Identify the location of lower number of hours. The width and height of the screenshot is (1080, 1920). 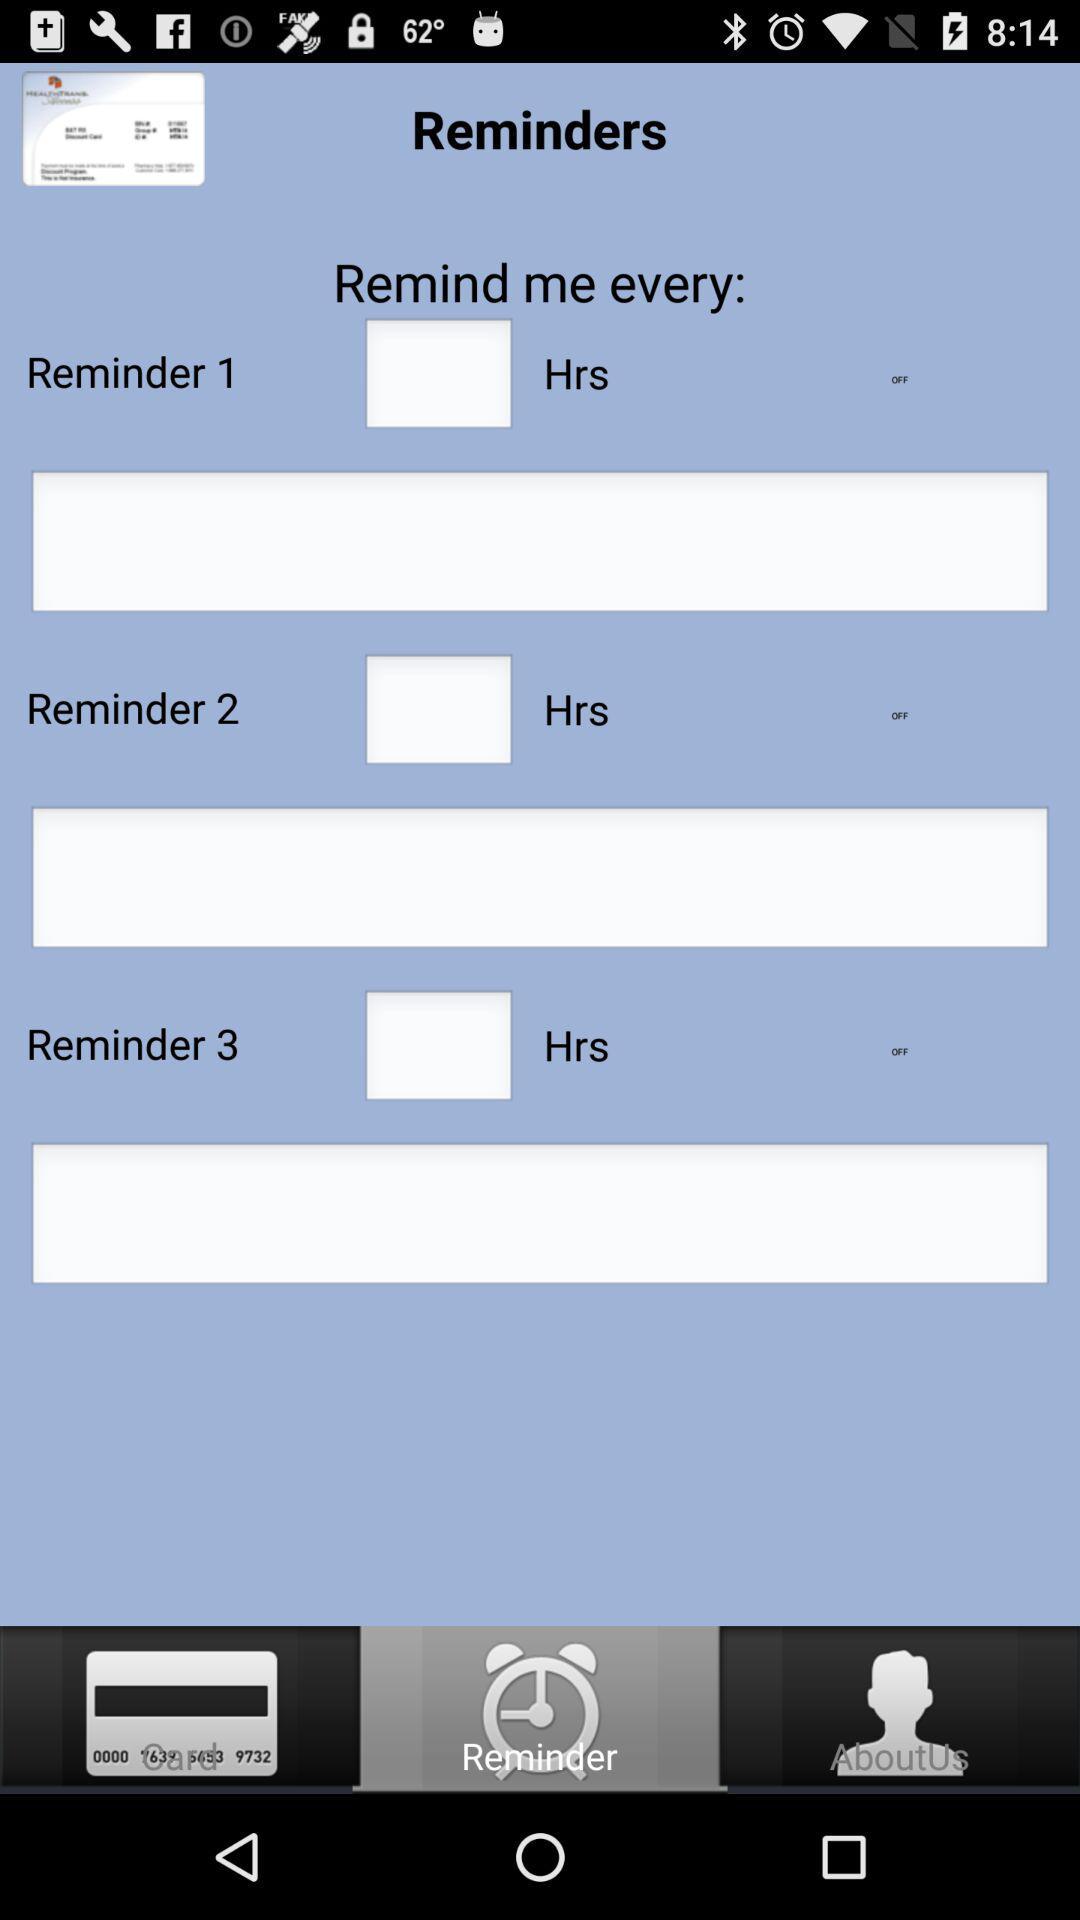
(898, 379).